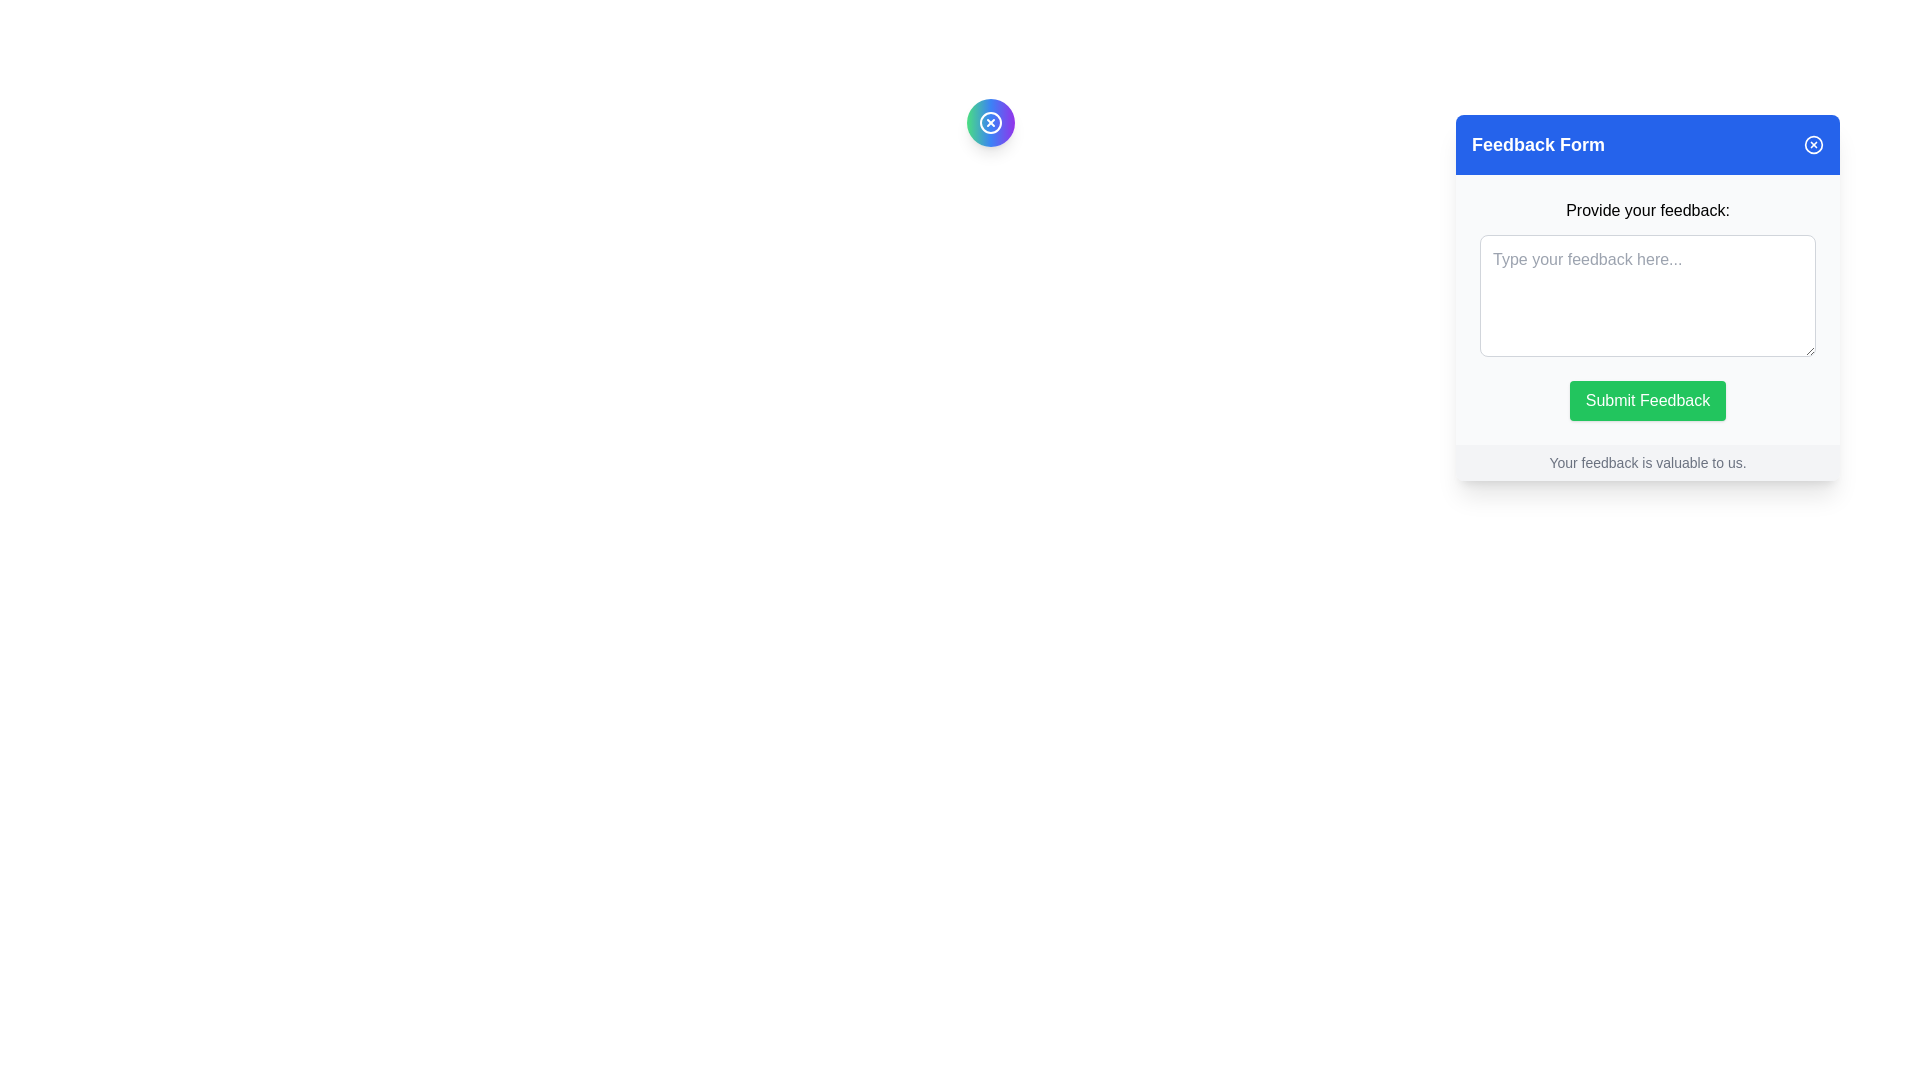 The width and height of the screenshot is (1920, 1080). Describe the element at coordinates (1814, 144) in the screenshot. I see `the close or cancel icon button located above the 'Feedback Form' section in the top section of the interface` at that location.